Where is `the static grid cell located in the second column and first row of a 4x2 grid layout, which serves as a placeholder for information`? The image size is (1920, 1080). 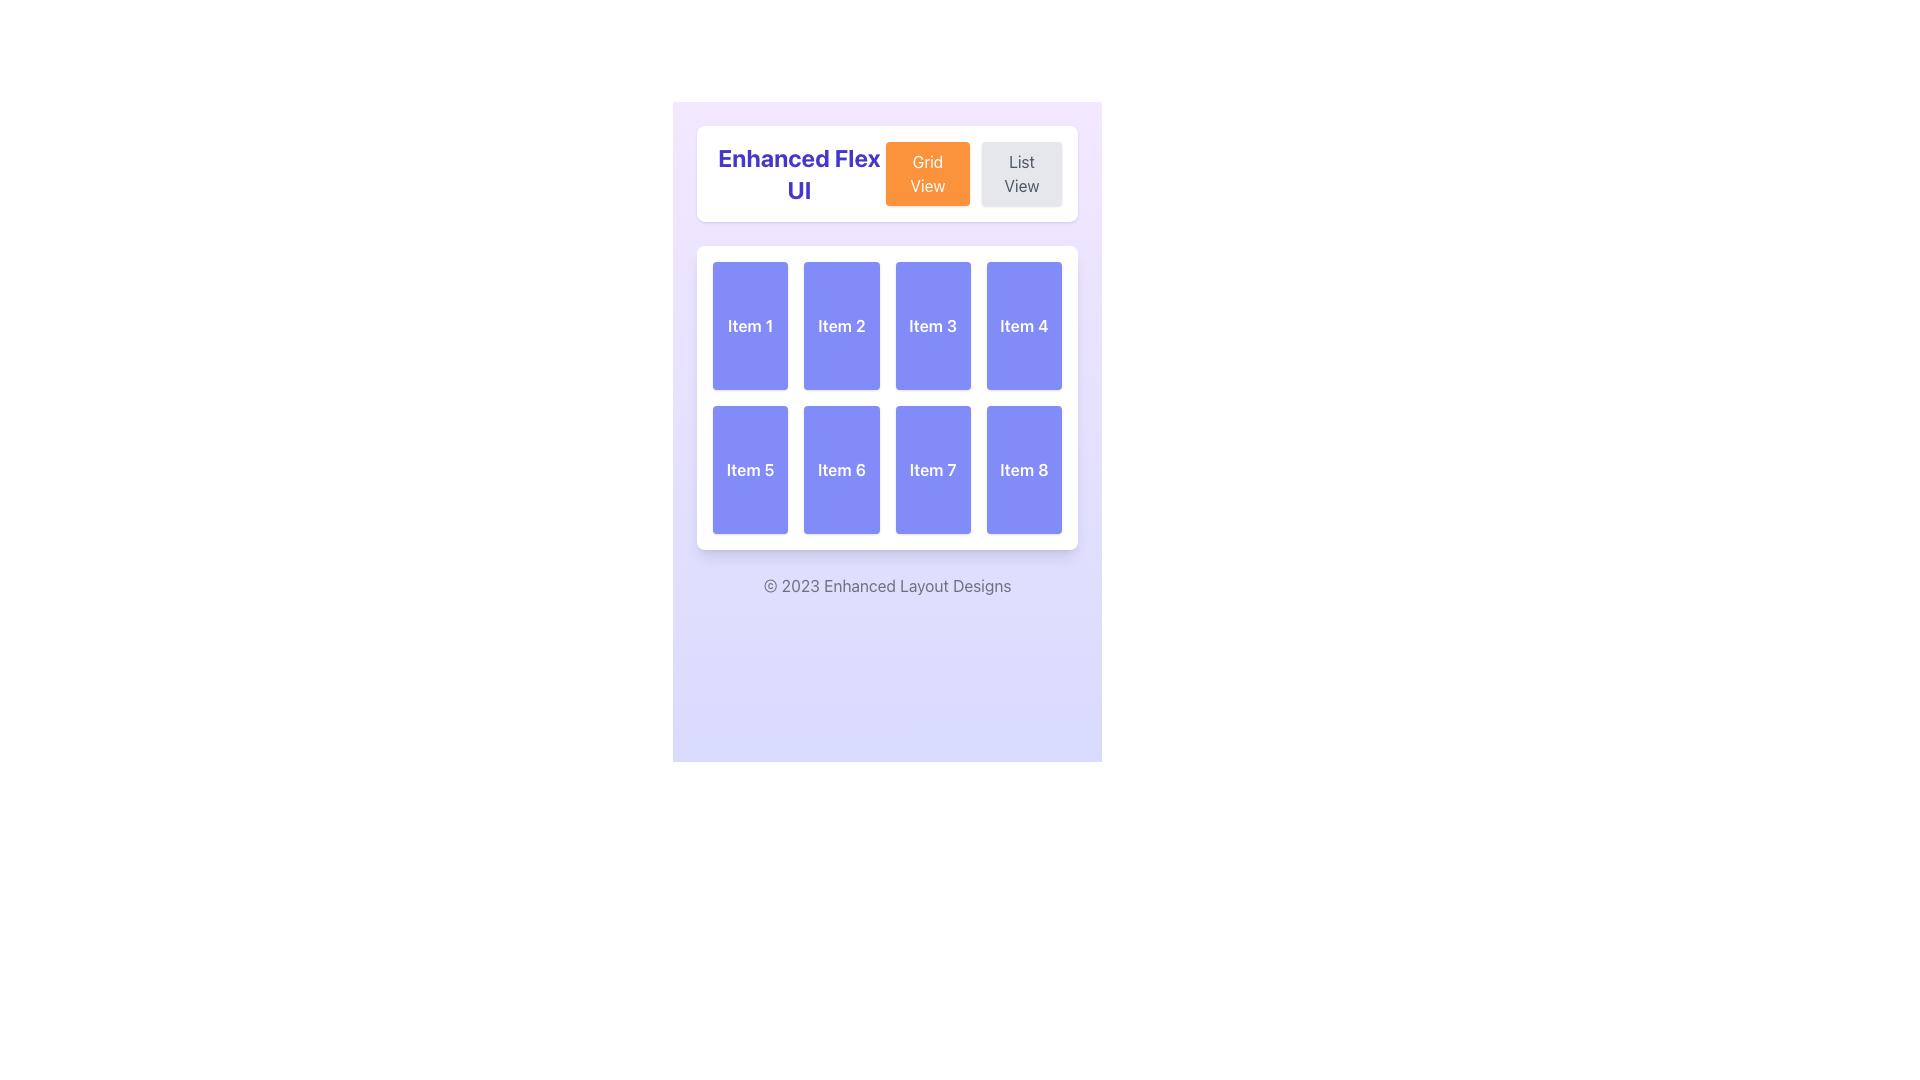 the static grid cell located in the second column and first row of a 4x2 grid layout, which serves as a placeholder for information is located at coordinates (841, 325).